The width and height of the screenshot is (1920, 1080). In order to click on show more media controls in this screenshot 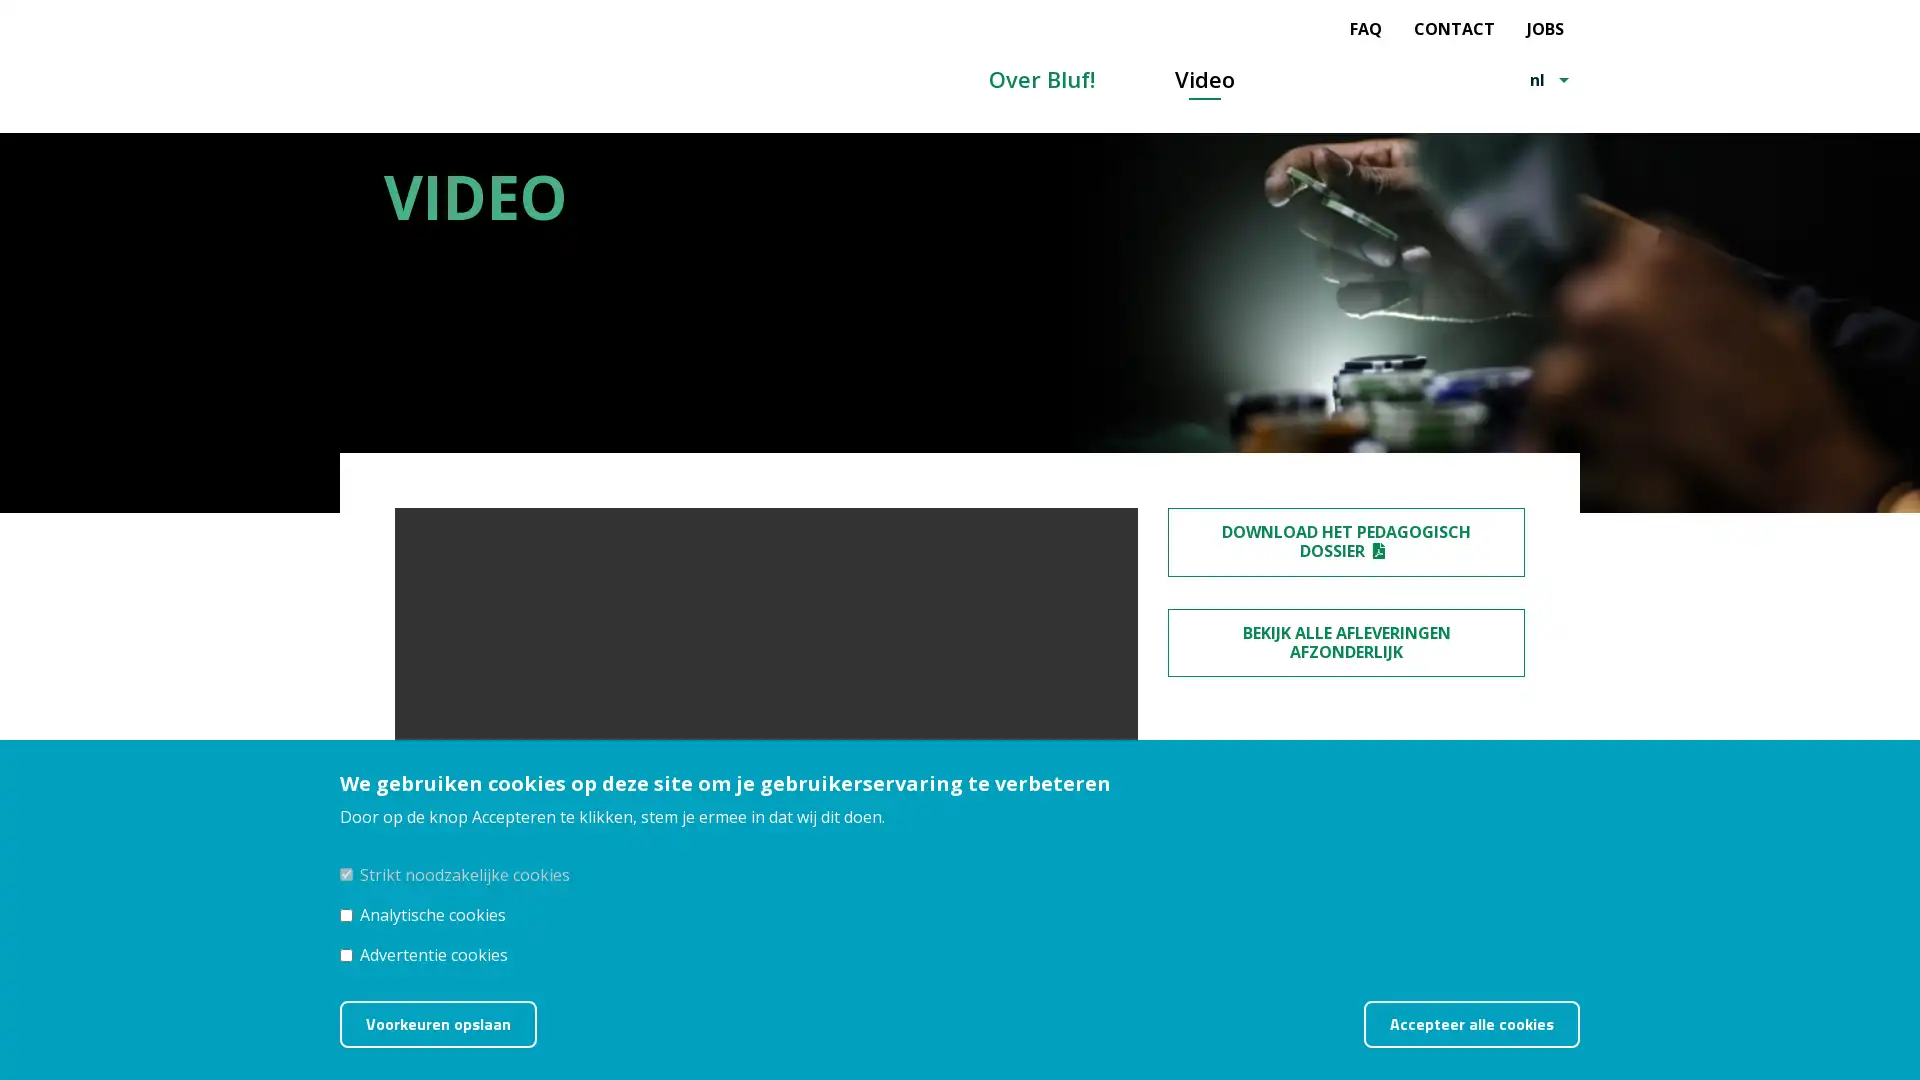, I will do `click(1112, 830)`.